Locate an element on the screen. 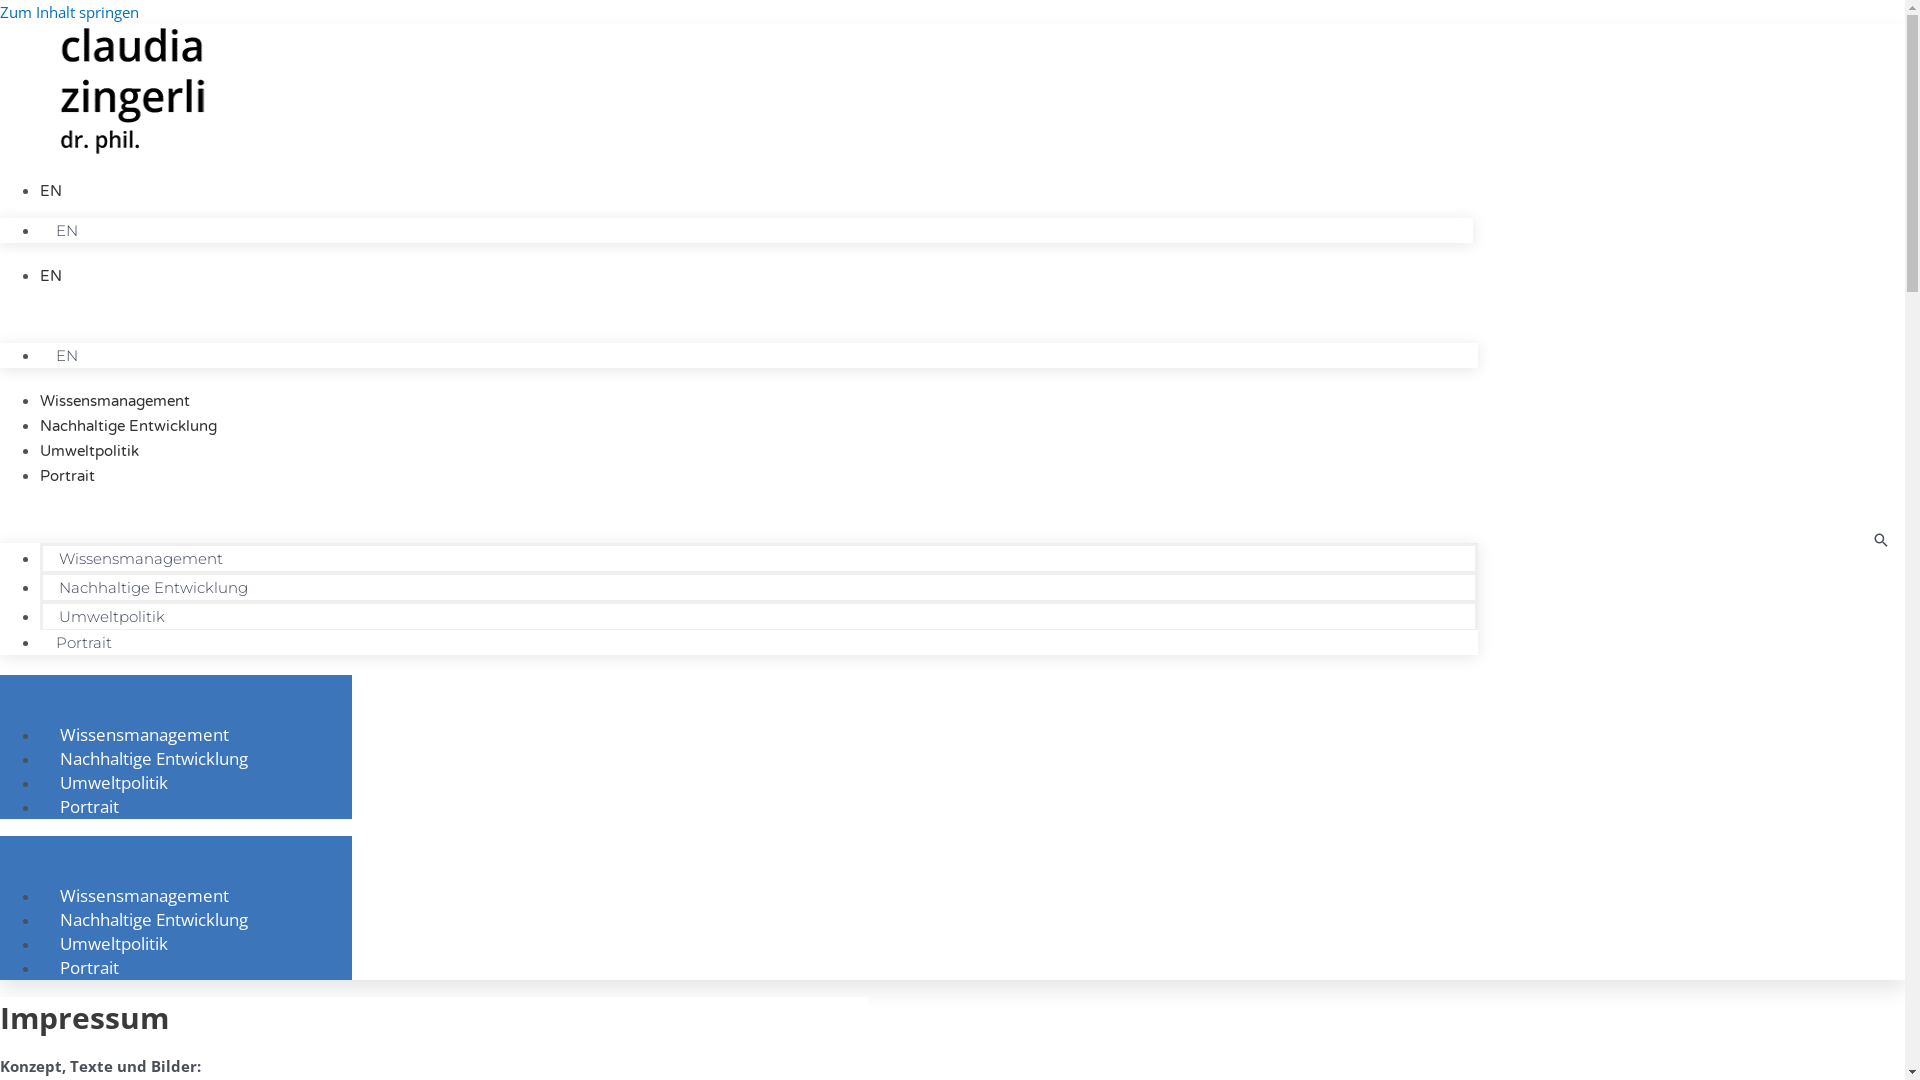 The height and width of the screenshot is (1080, 1920). 'Nachhaltige Entwicklung' is located at coordinates (152, 586).